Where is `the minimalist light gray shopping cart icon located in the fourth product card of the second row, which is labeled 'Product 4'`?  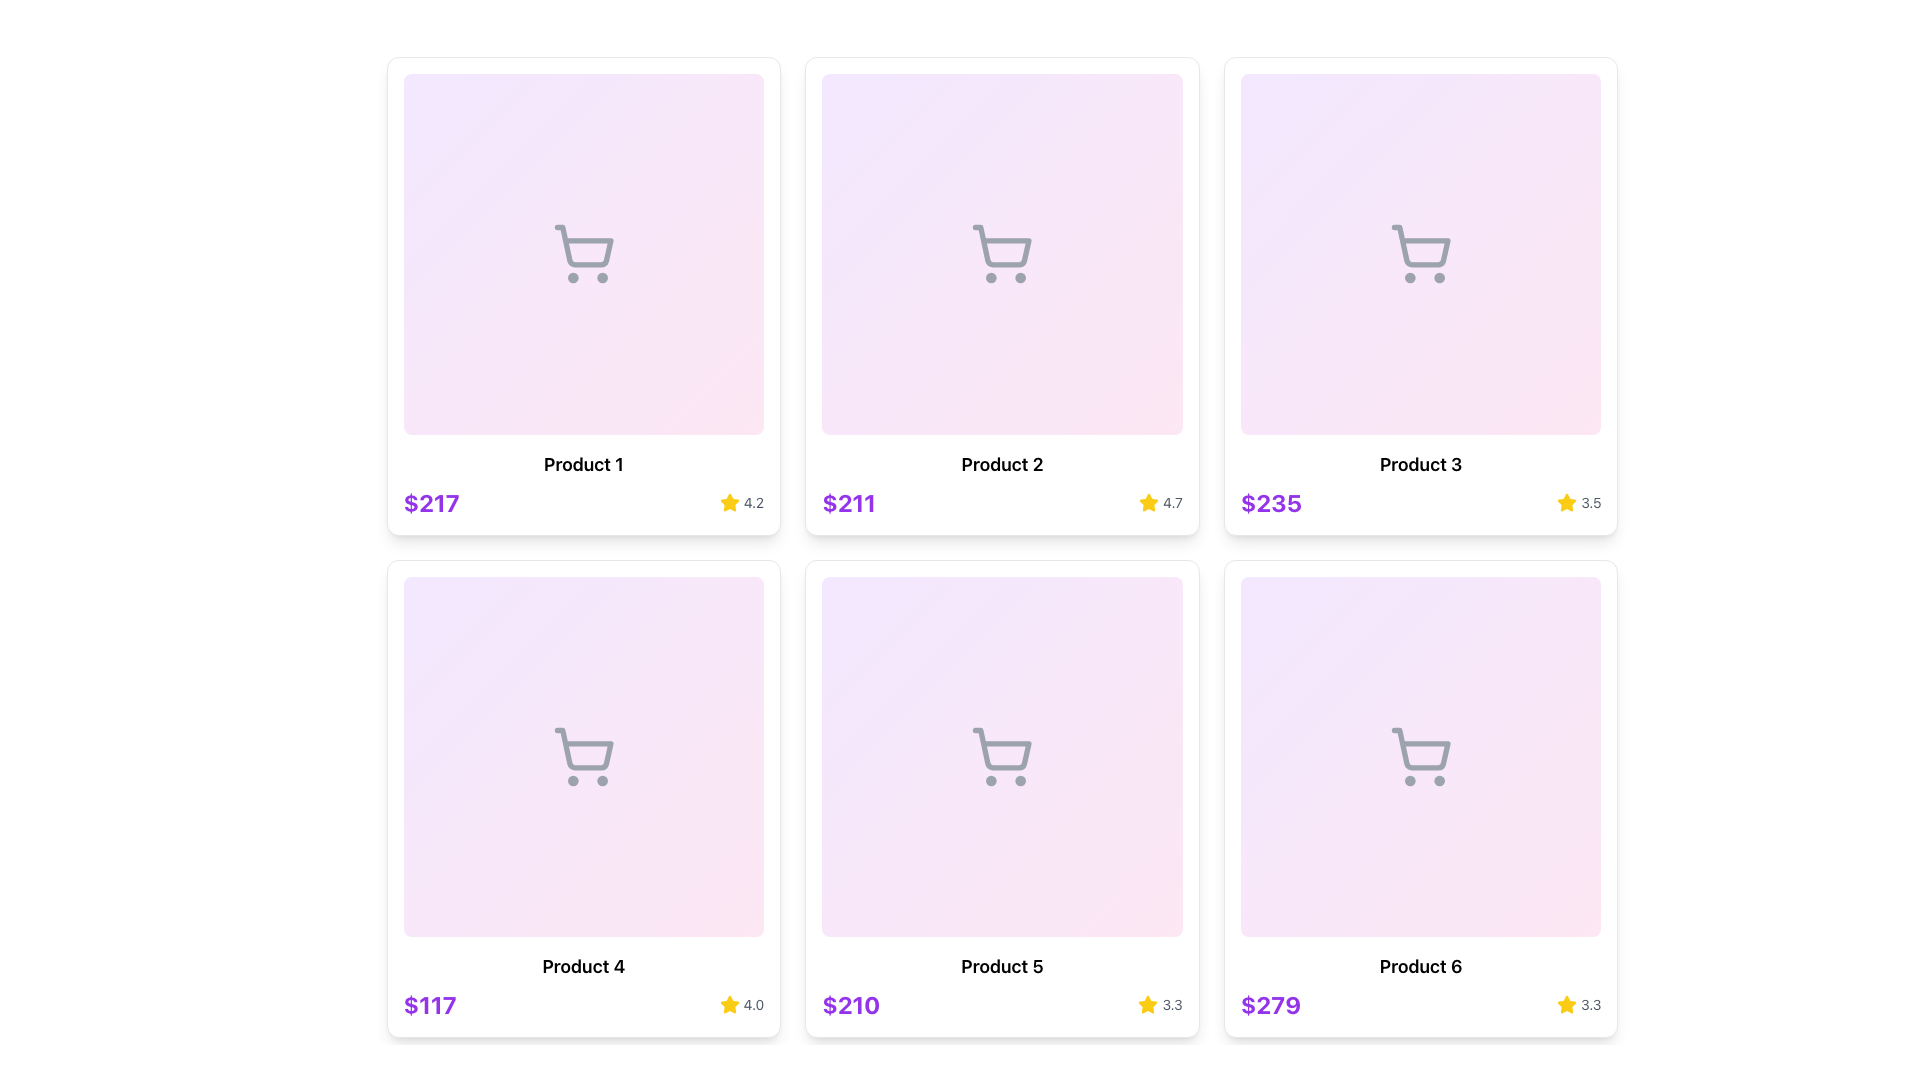 the minimalist light gray shopping cart icon located in the fourth product card of the second row, which is labeled 'Product 4' is located at coordinates (582, 756).